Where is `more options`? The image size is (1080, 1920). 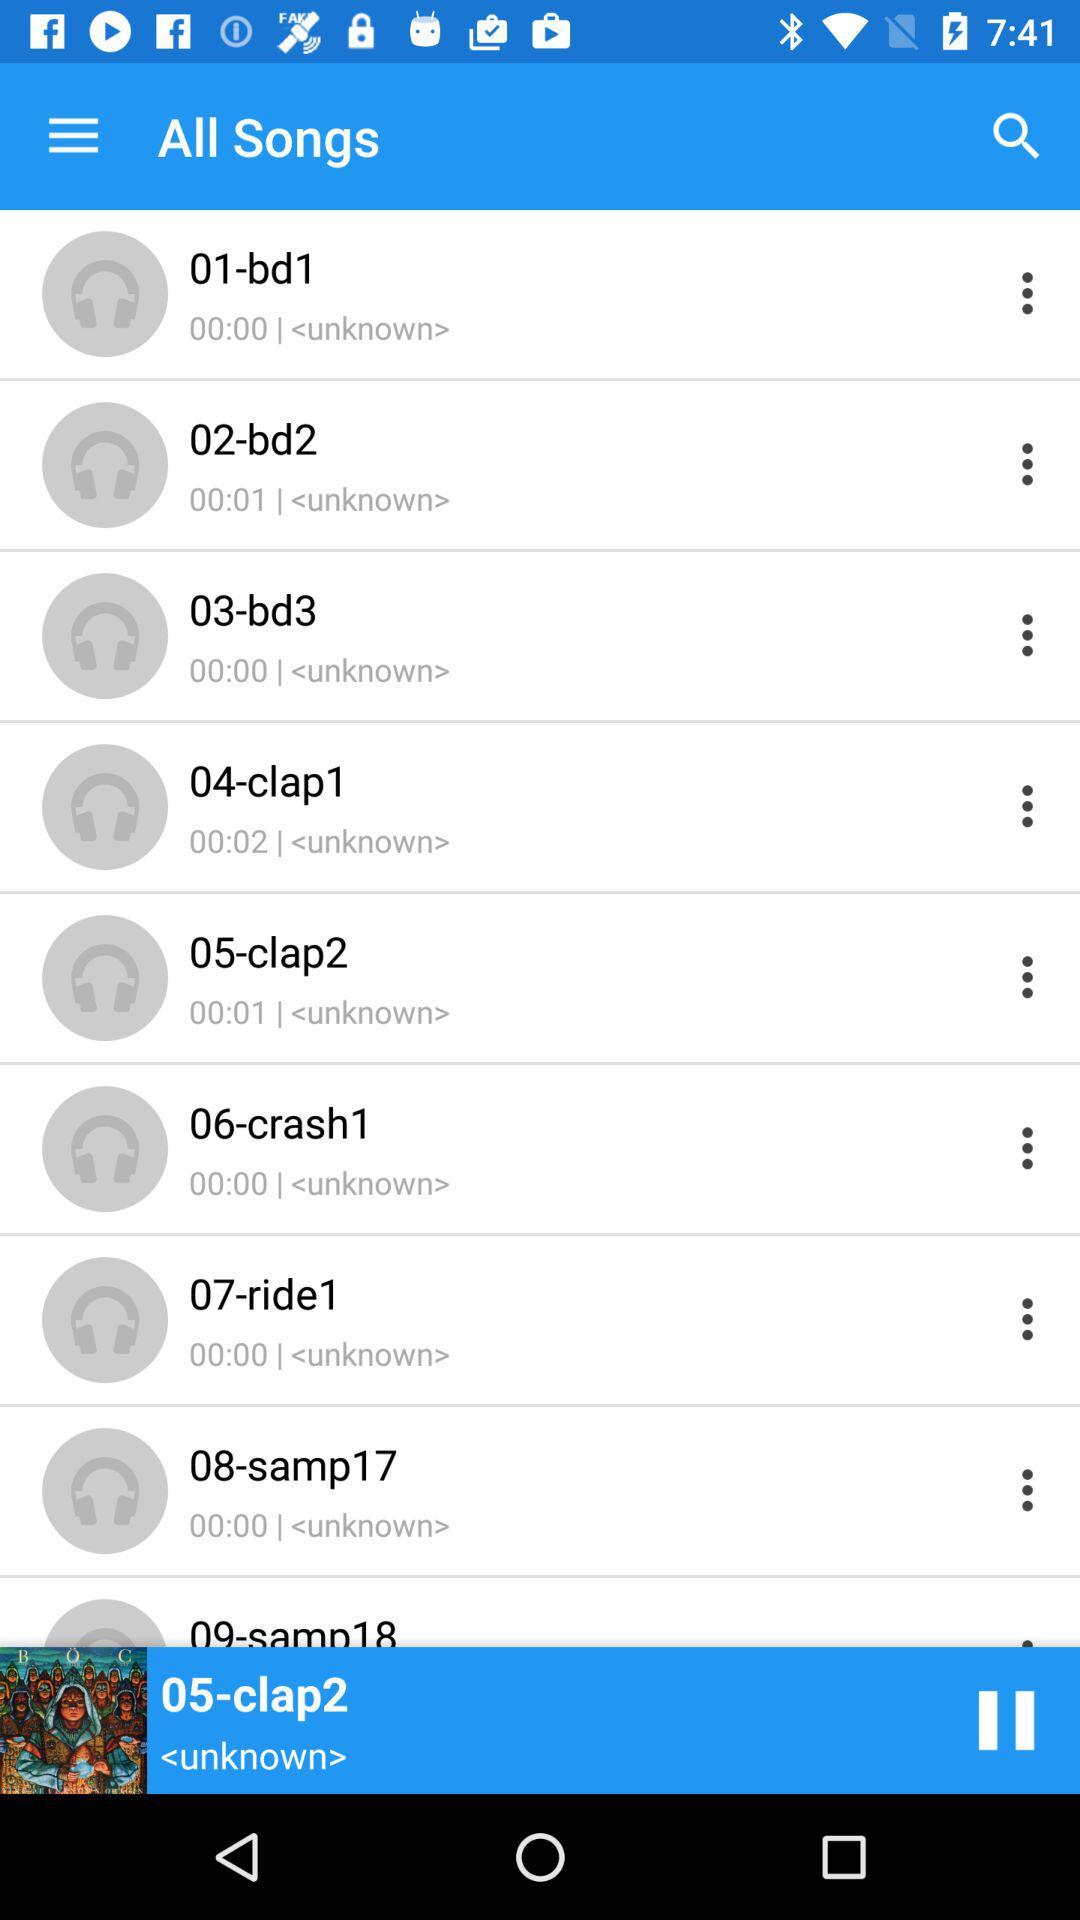 more options is located at coordinates (1027, 1148).